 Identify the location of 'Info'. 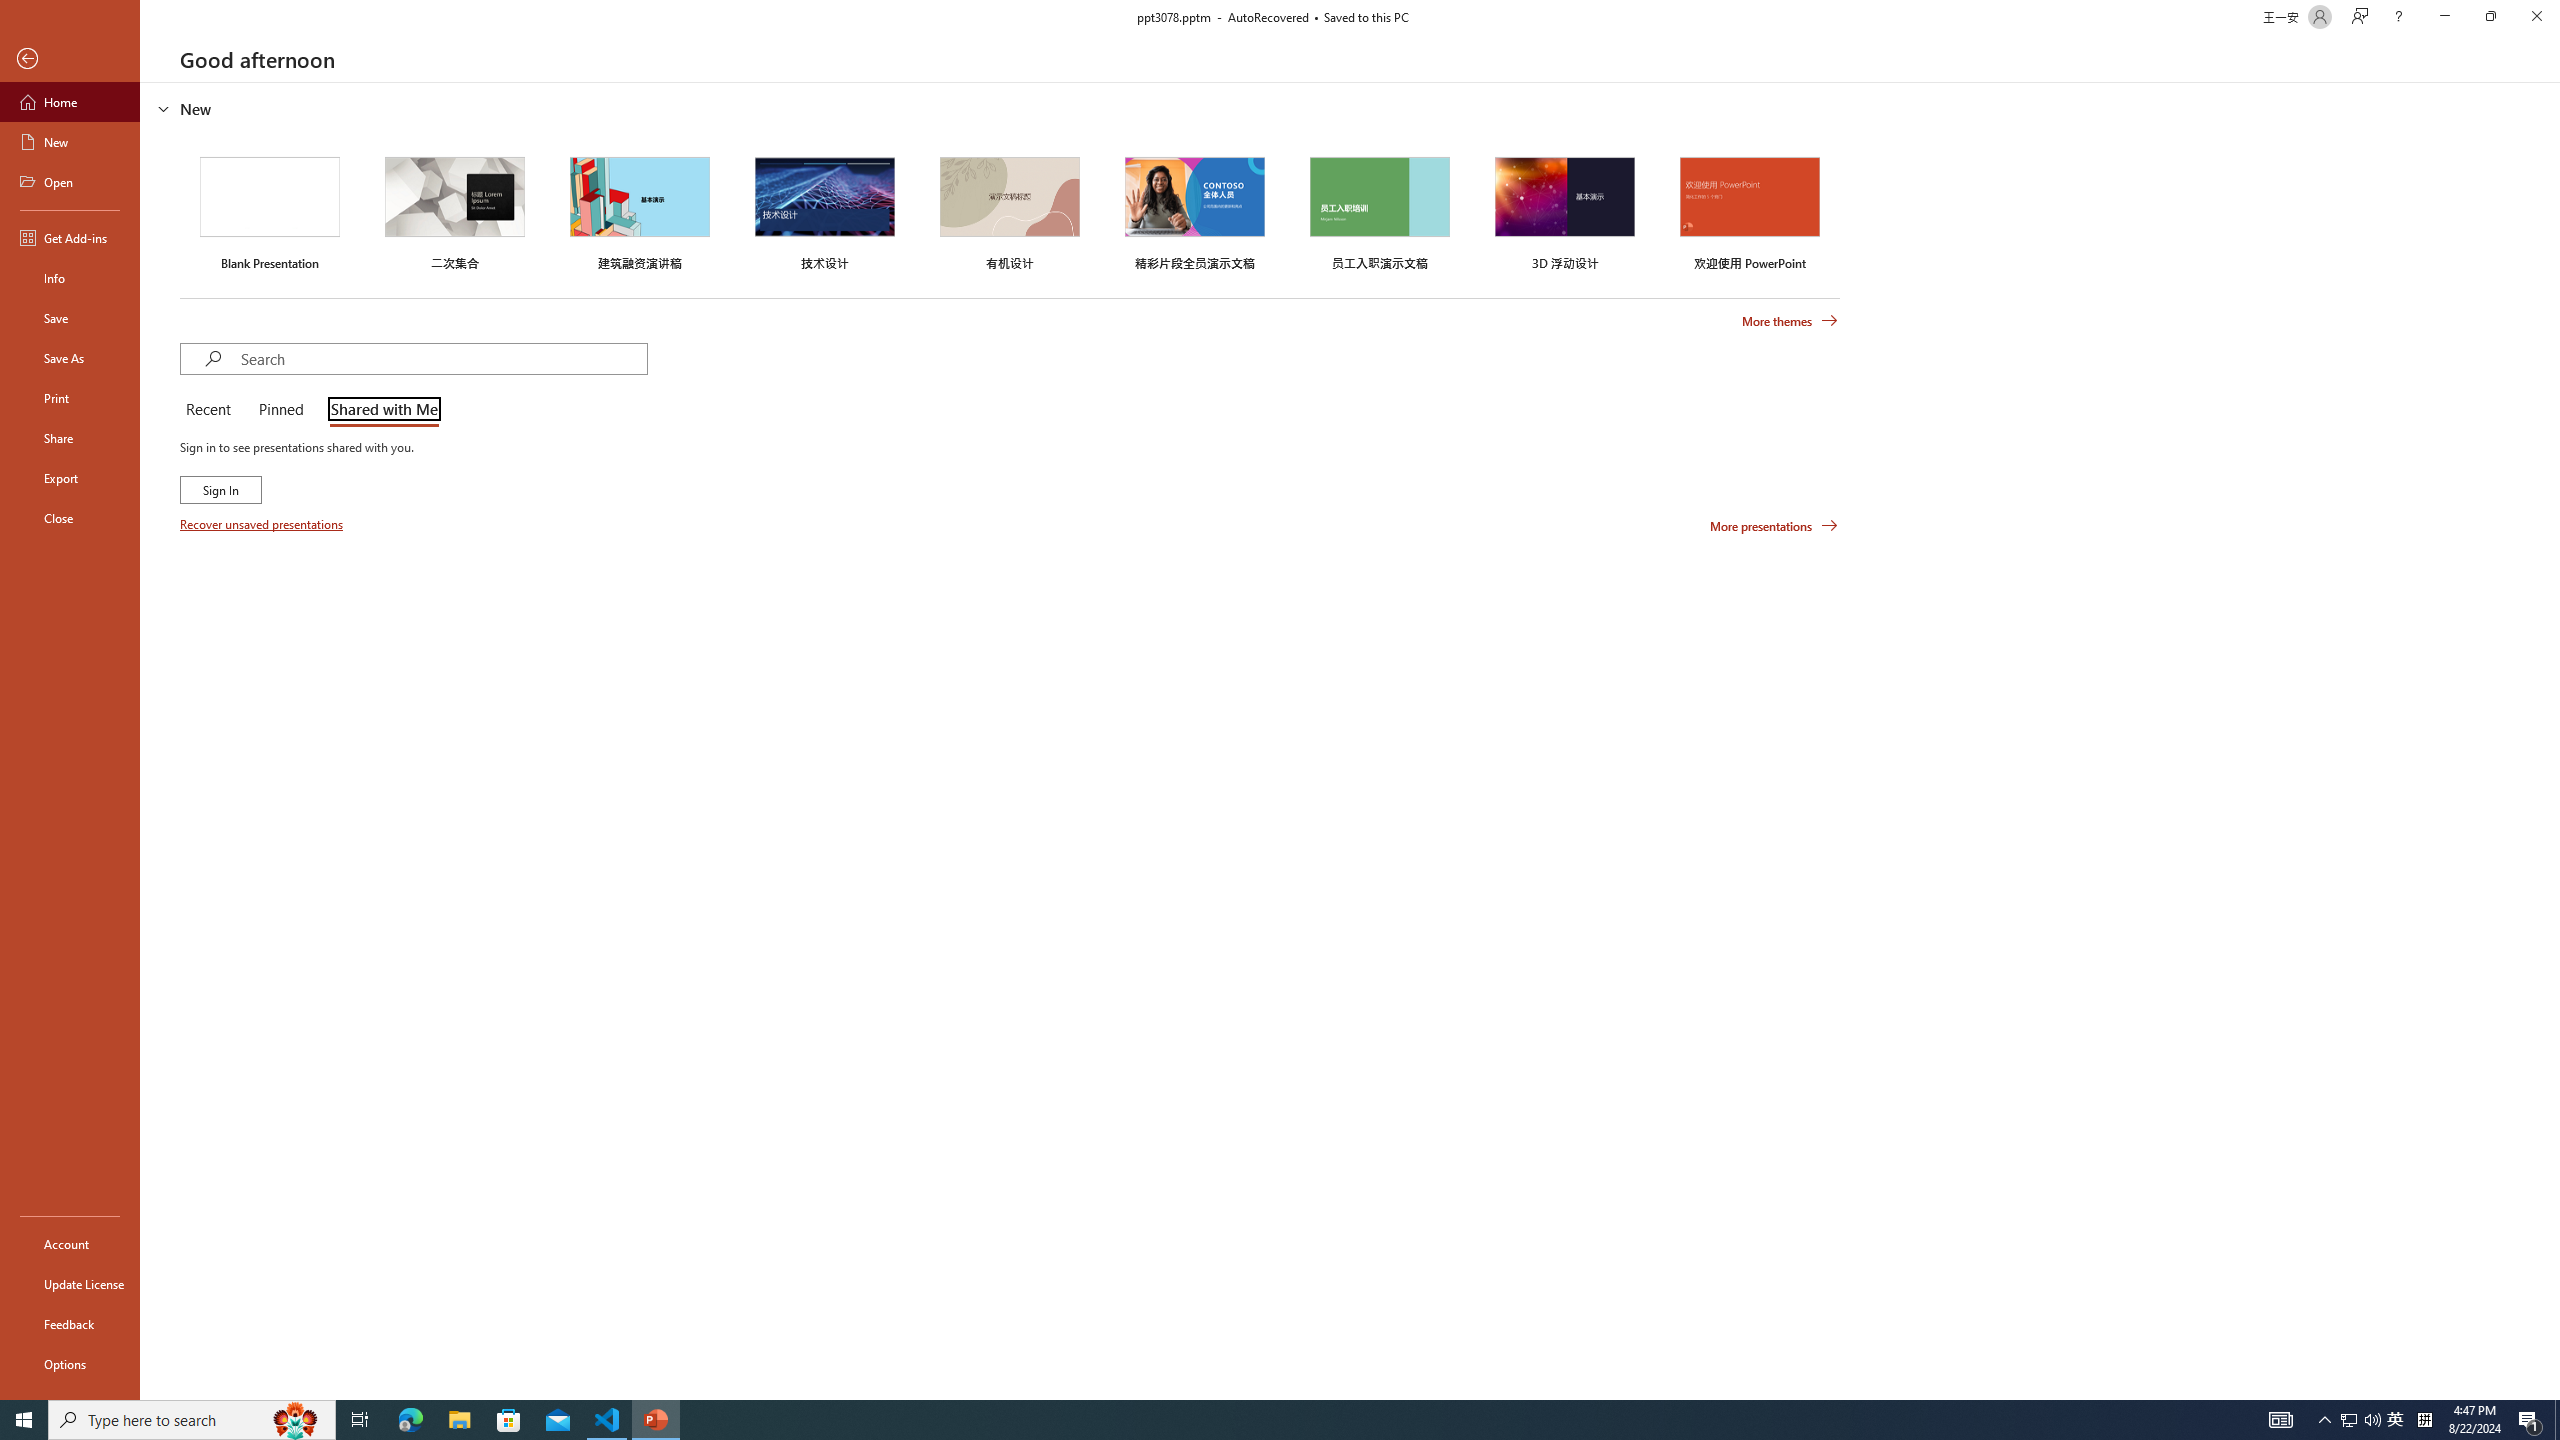
(69, 276).